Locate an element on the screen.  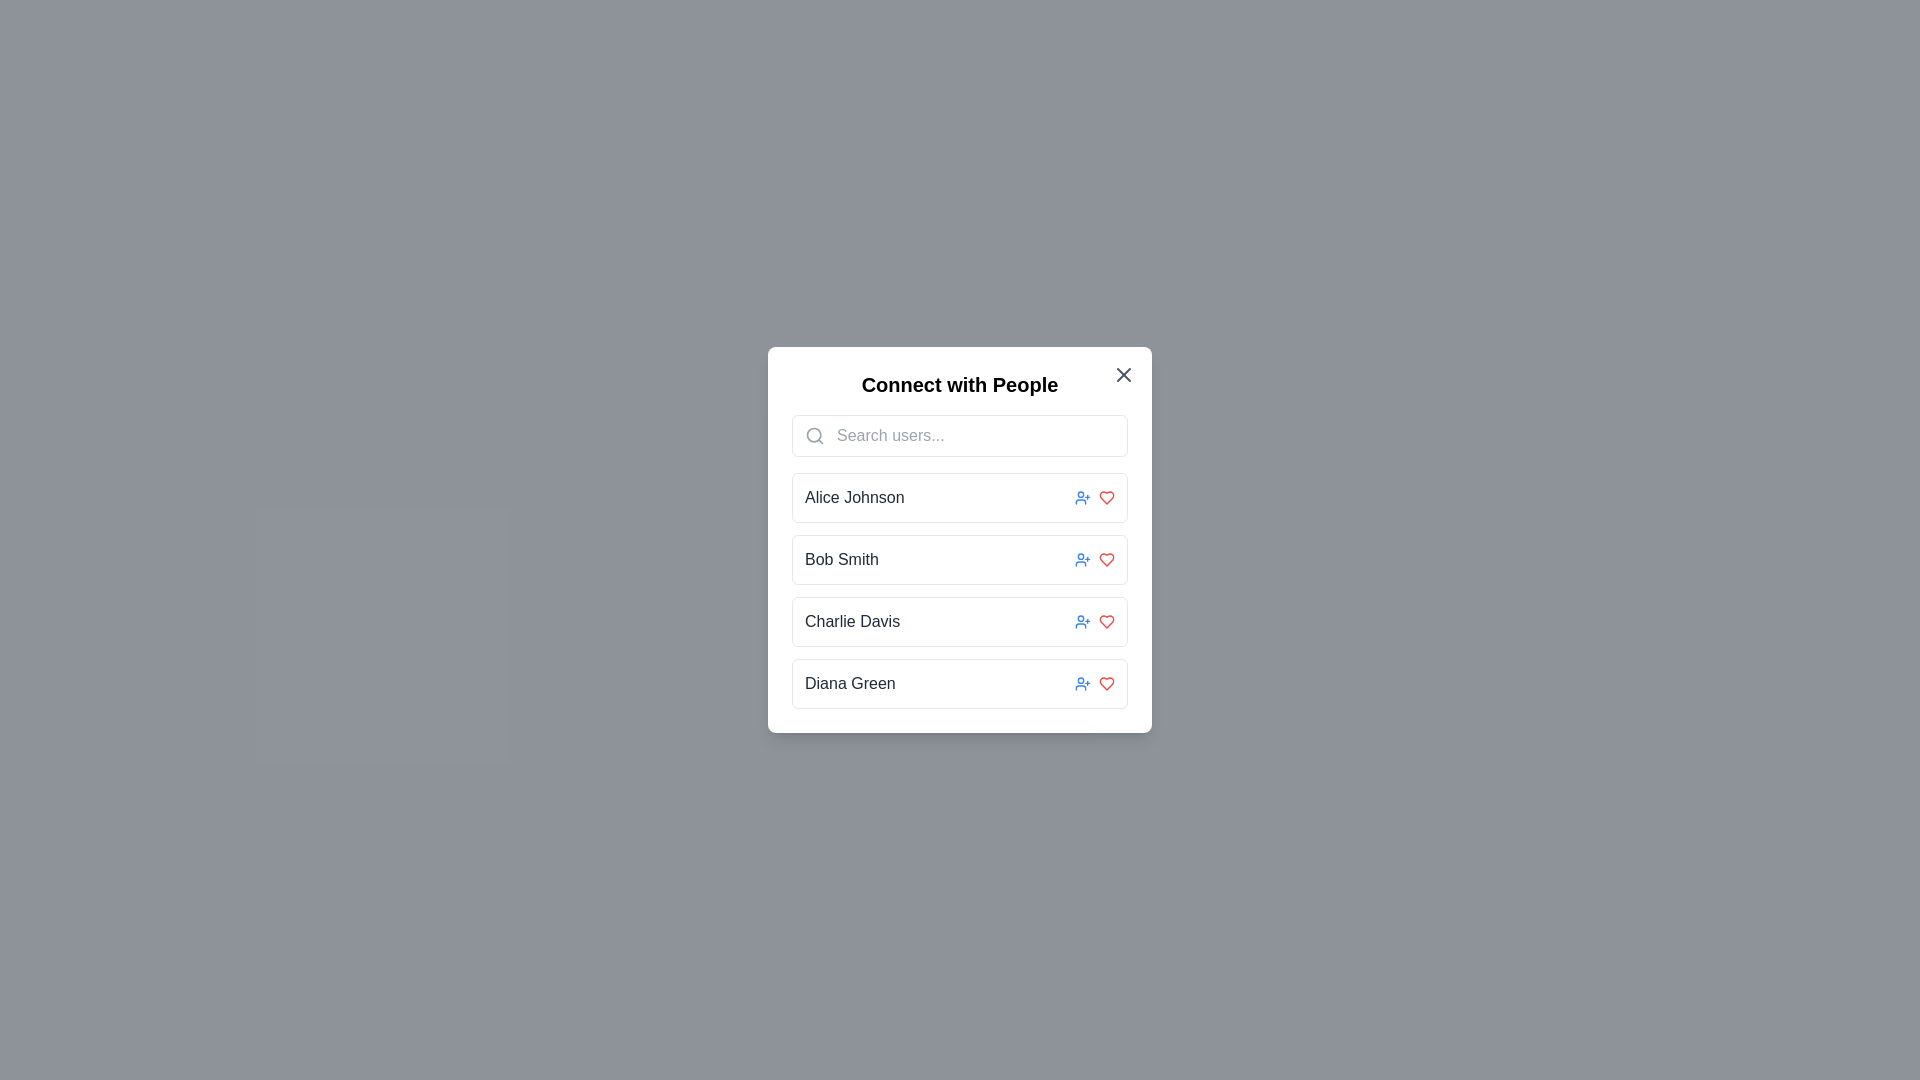
the list item for 'Bob Smith' is located at coordinates (960, 540).